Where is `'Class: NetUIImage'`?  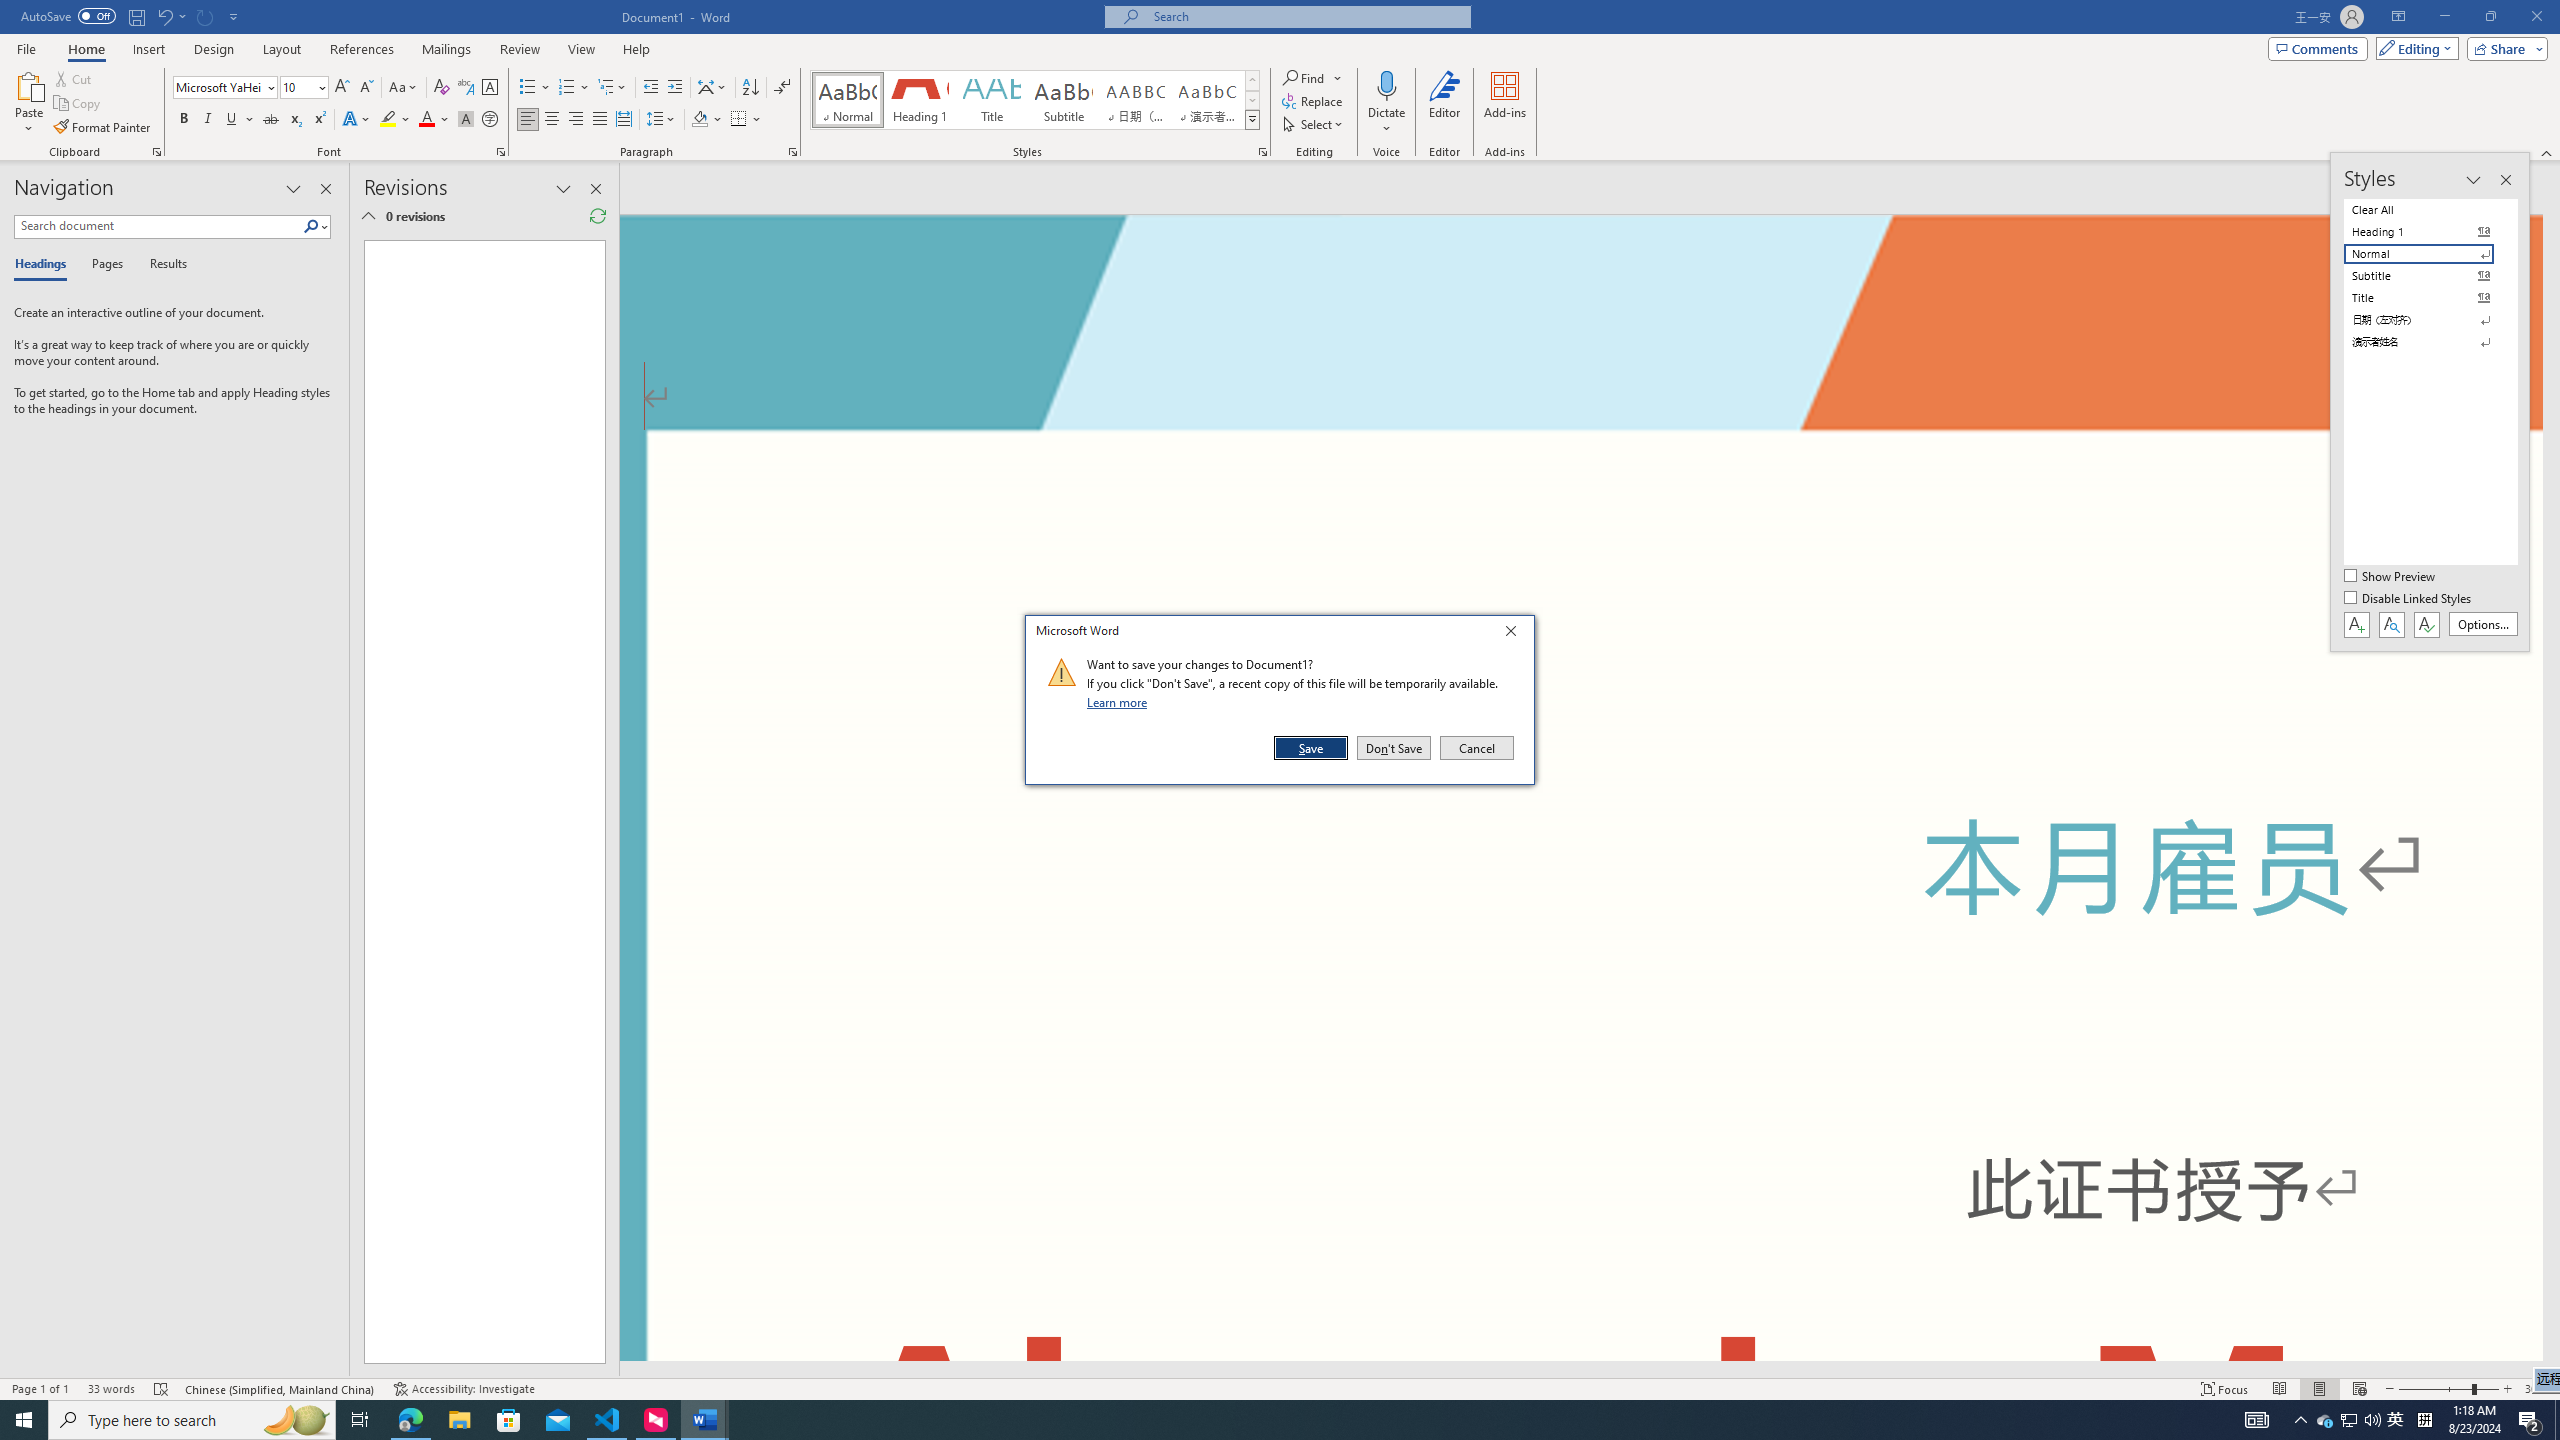
'Class: NetUIImage' is located at coordinates (1061, 671).